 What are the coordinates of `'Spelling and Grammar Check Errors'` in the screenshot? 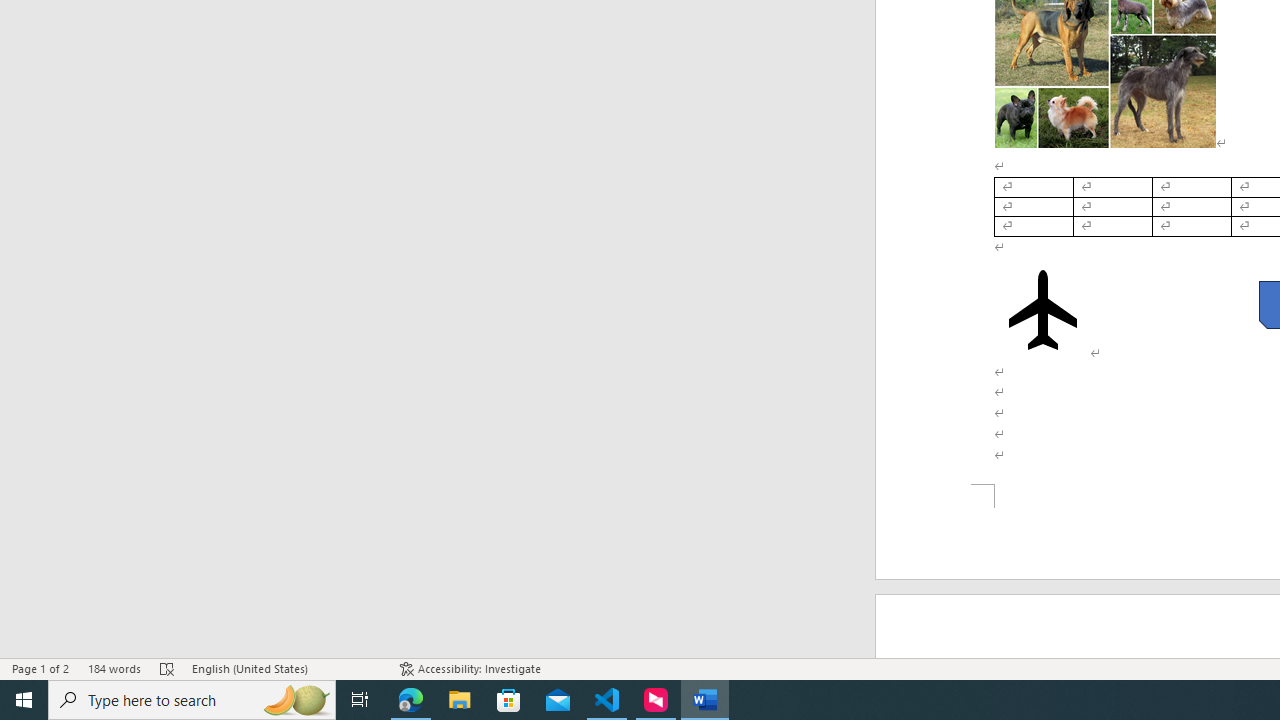 It's located at (168, 669).